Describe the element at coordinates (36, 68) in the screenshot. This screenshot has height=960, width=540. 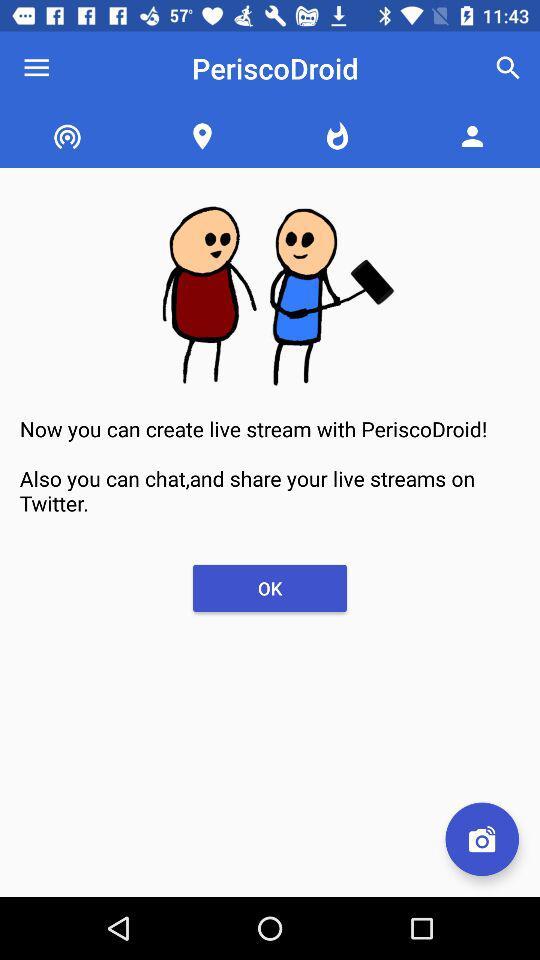
I see `the icon next to periscodroid item` at that location.